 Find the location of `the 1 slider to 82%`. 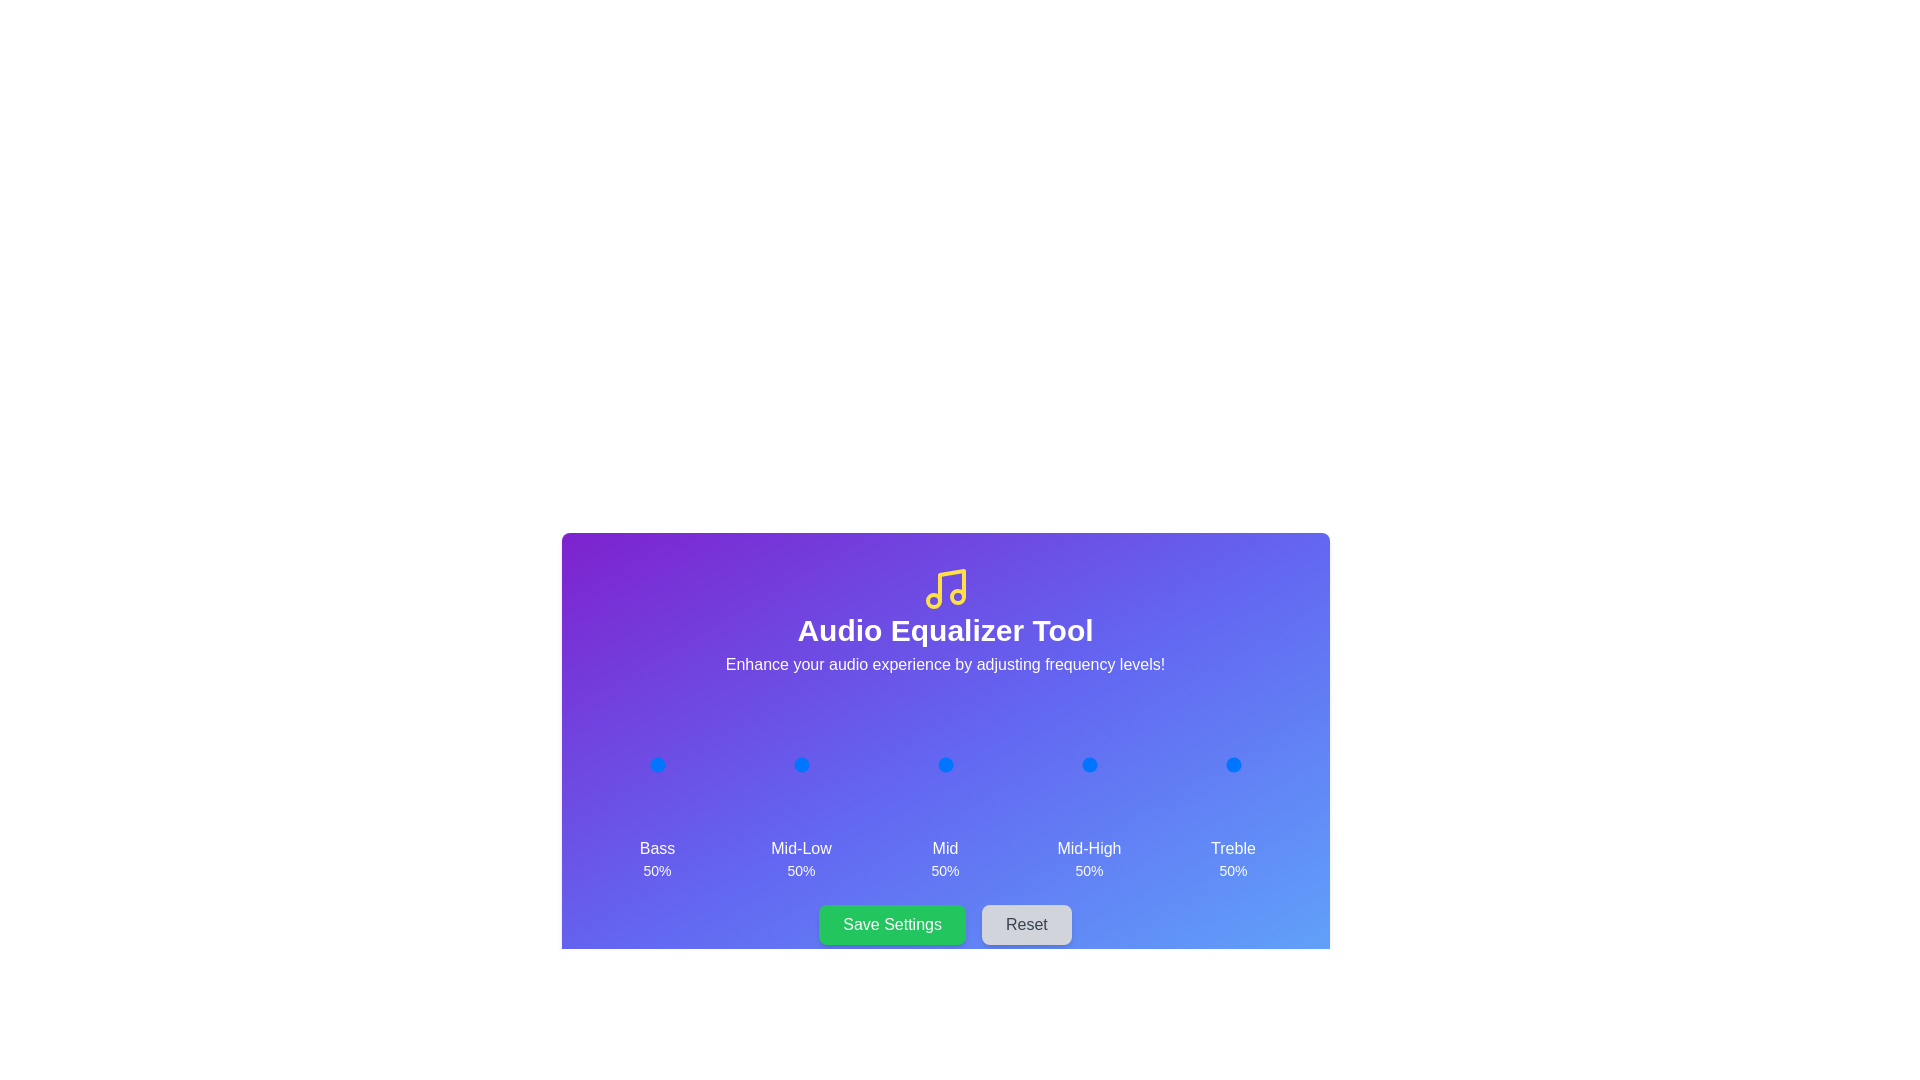

the 1 slider to 82% is located at coordinates (821, 764).